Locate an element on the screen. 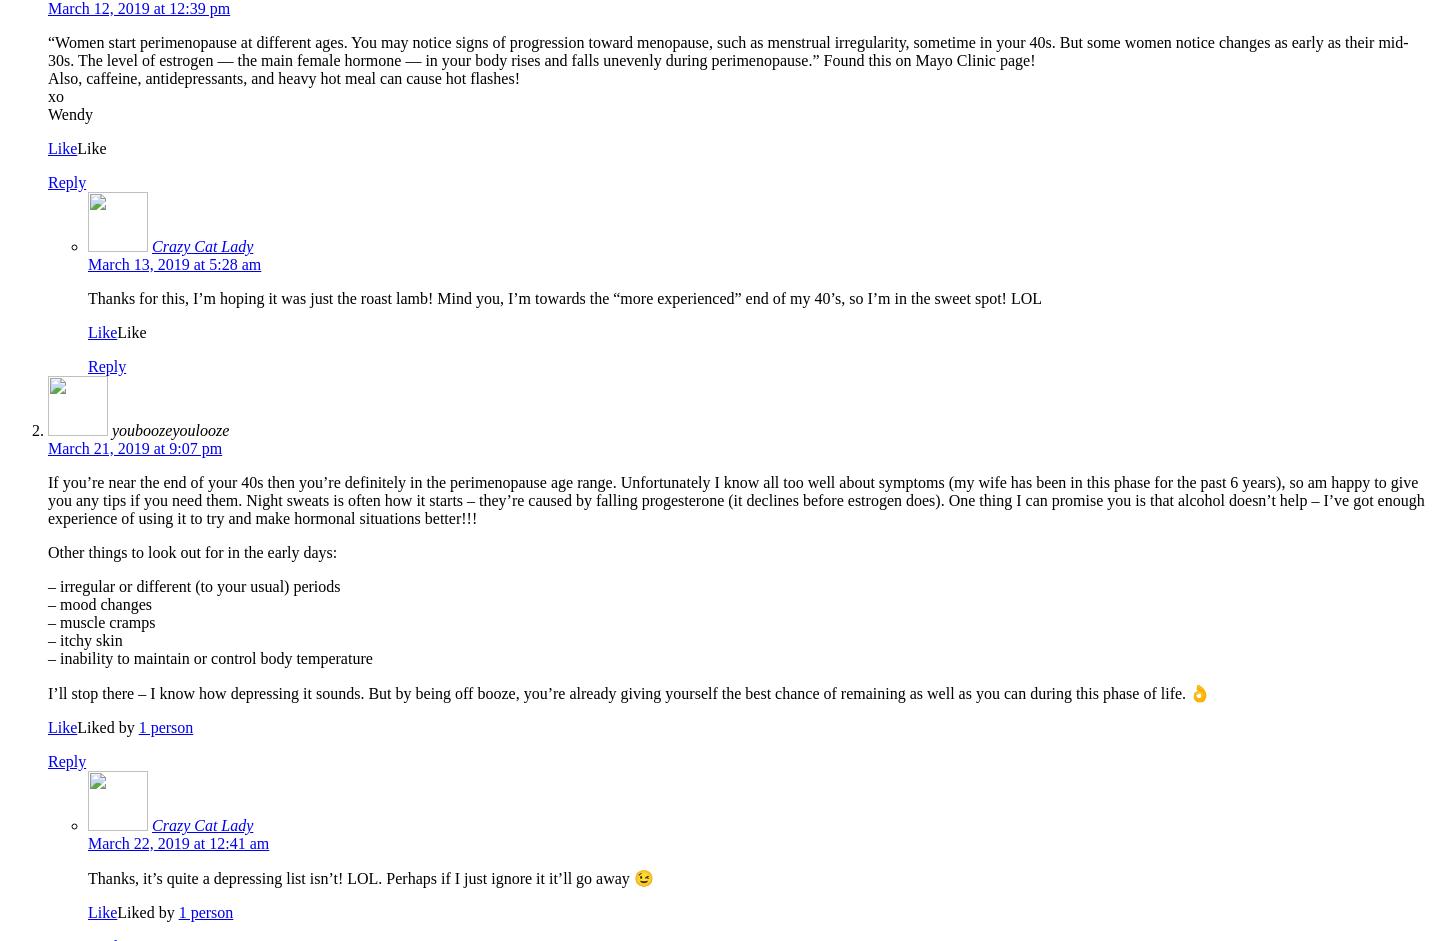 This screenshot has width=1440, height=941. '– mood changes' is located at coordinates (99, 604).